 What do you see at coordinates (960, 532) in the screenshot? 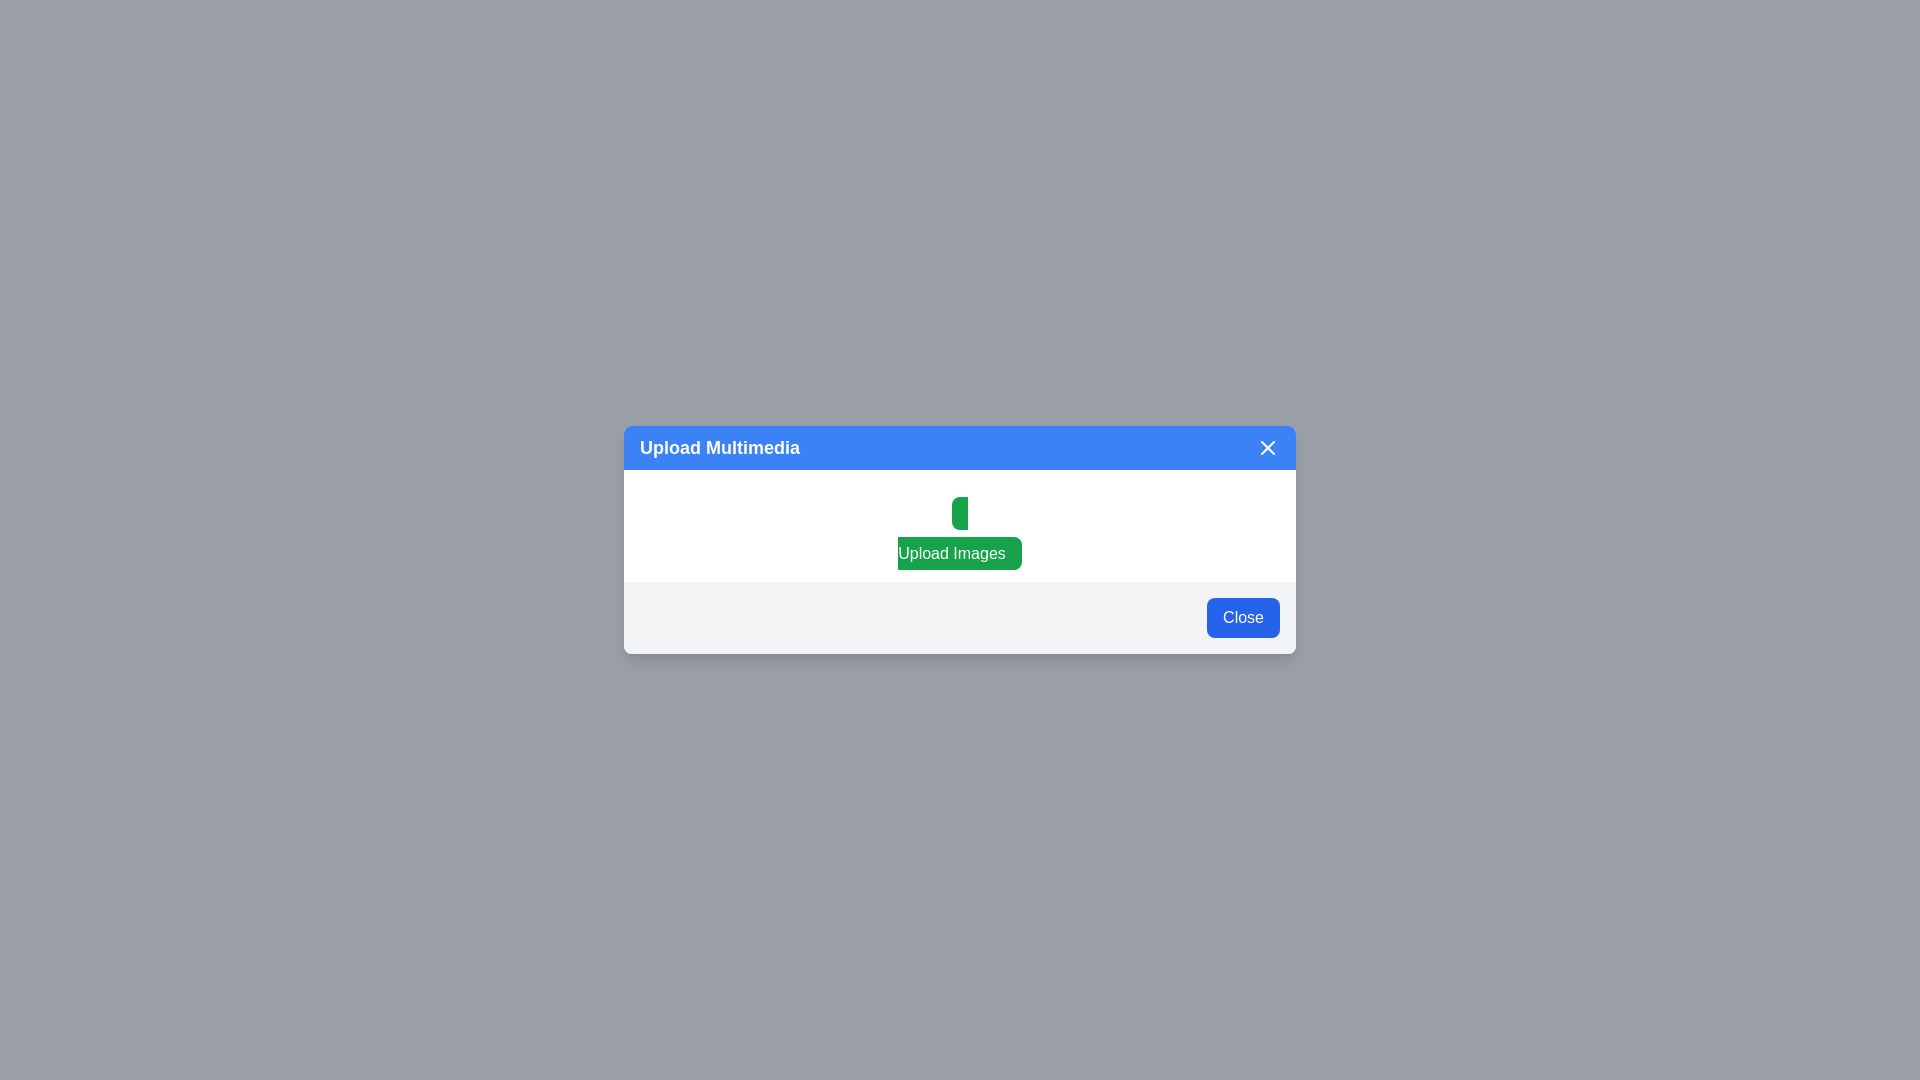
I see `the image upload button located centrally within the 'Upload Multimedia' modal dialog` at bounding box center [960, 532].